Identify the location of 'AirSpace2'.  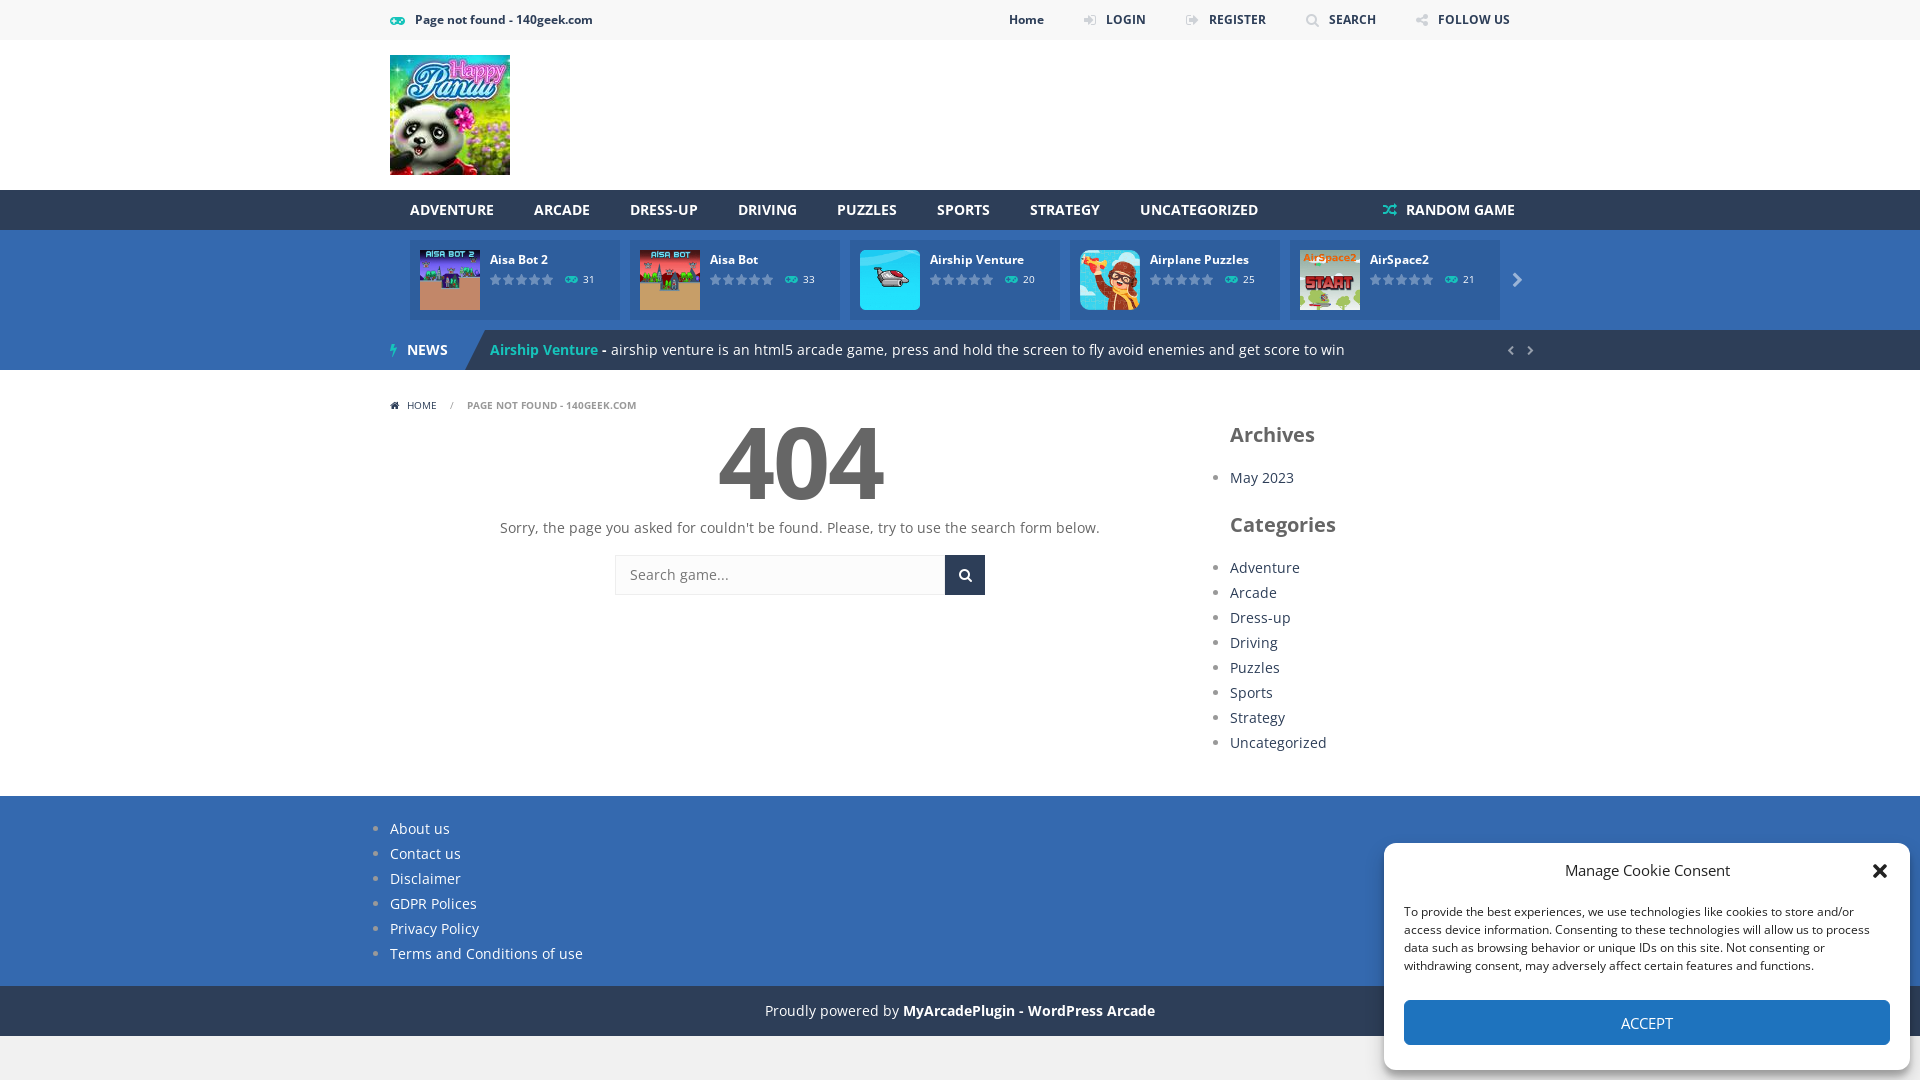
(1398, 258).